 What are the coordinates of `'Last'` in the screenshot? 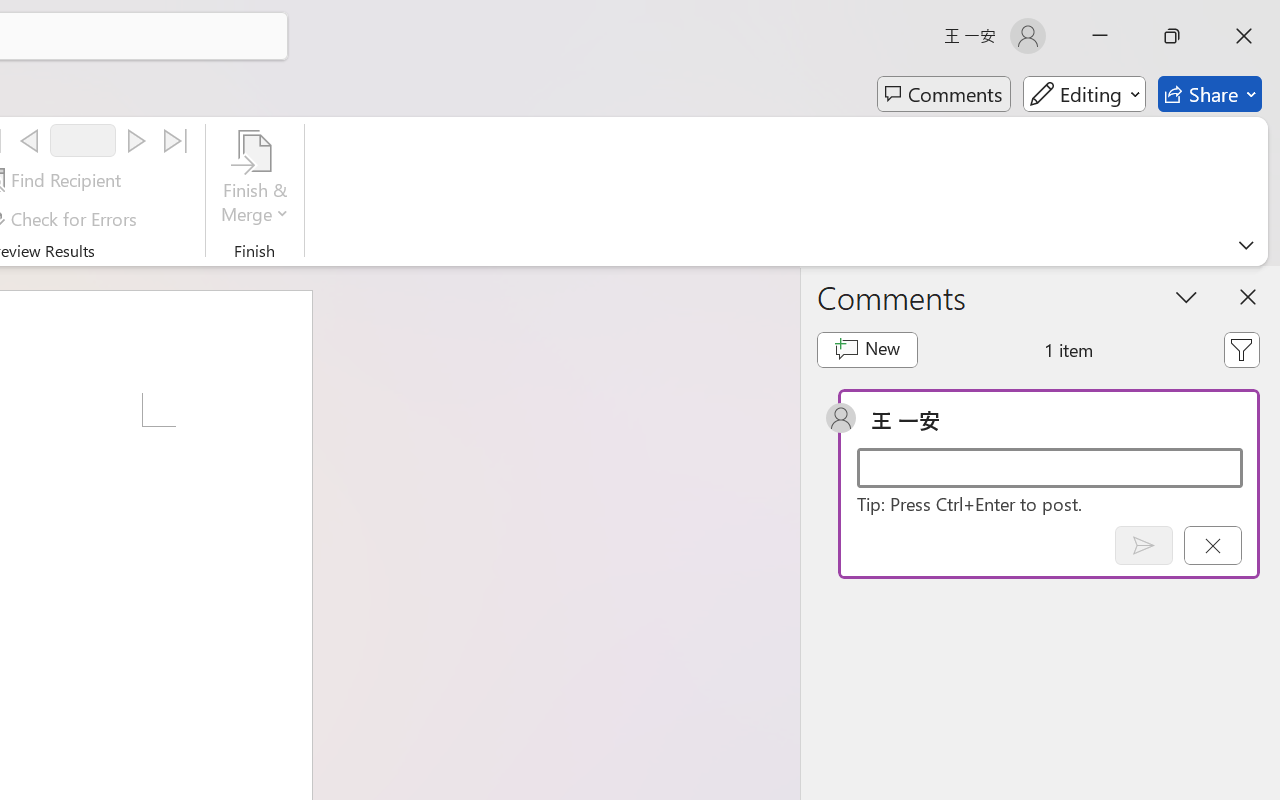 It's located at (176, 141).